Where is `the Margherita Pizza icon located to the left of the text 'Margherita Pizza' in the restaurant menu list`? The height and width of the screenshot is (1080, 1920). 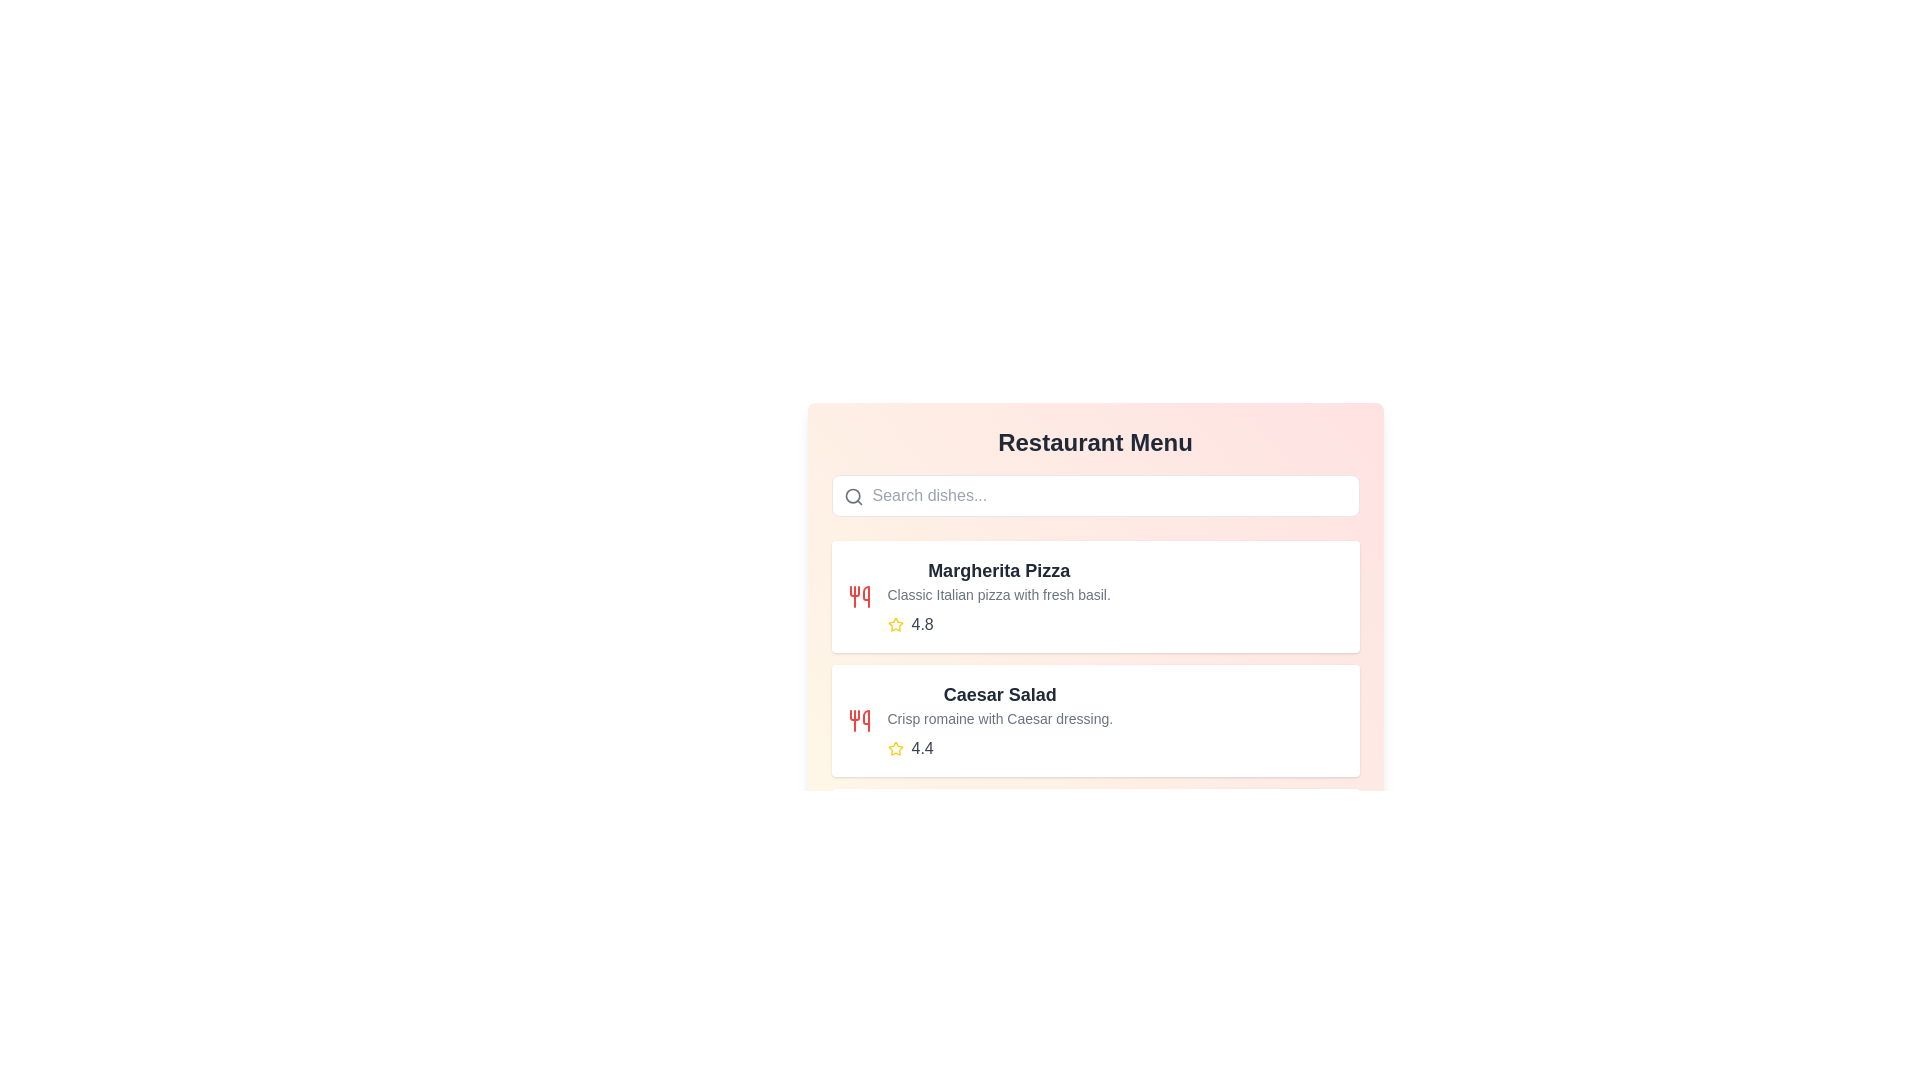
the Margherita Pizza icon located to the left of the text 'Margherita Pizza' in the restaurant menu list is located at coordinates (859, 596).